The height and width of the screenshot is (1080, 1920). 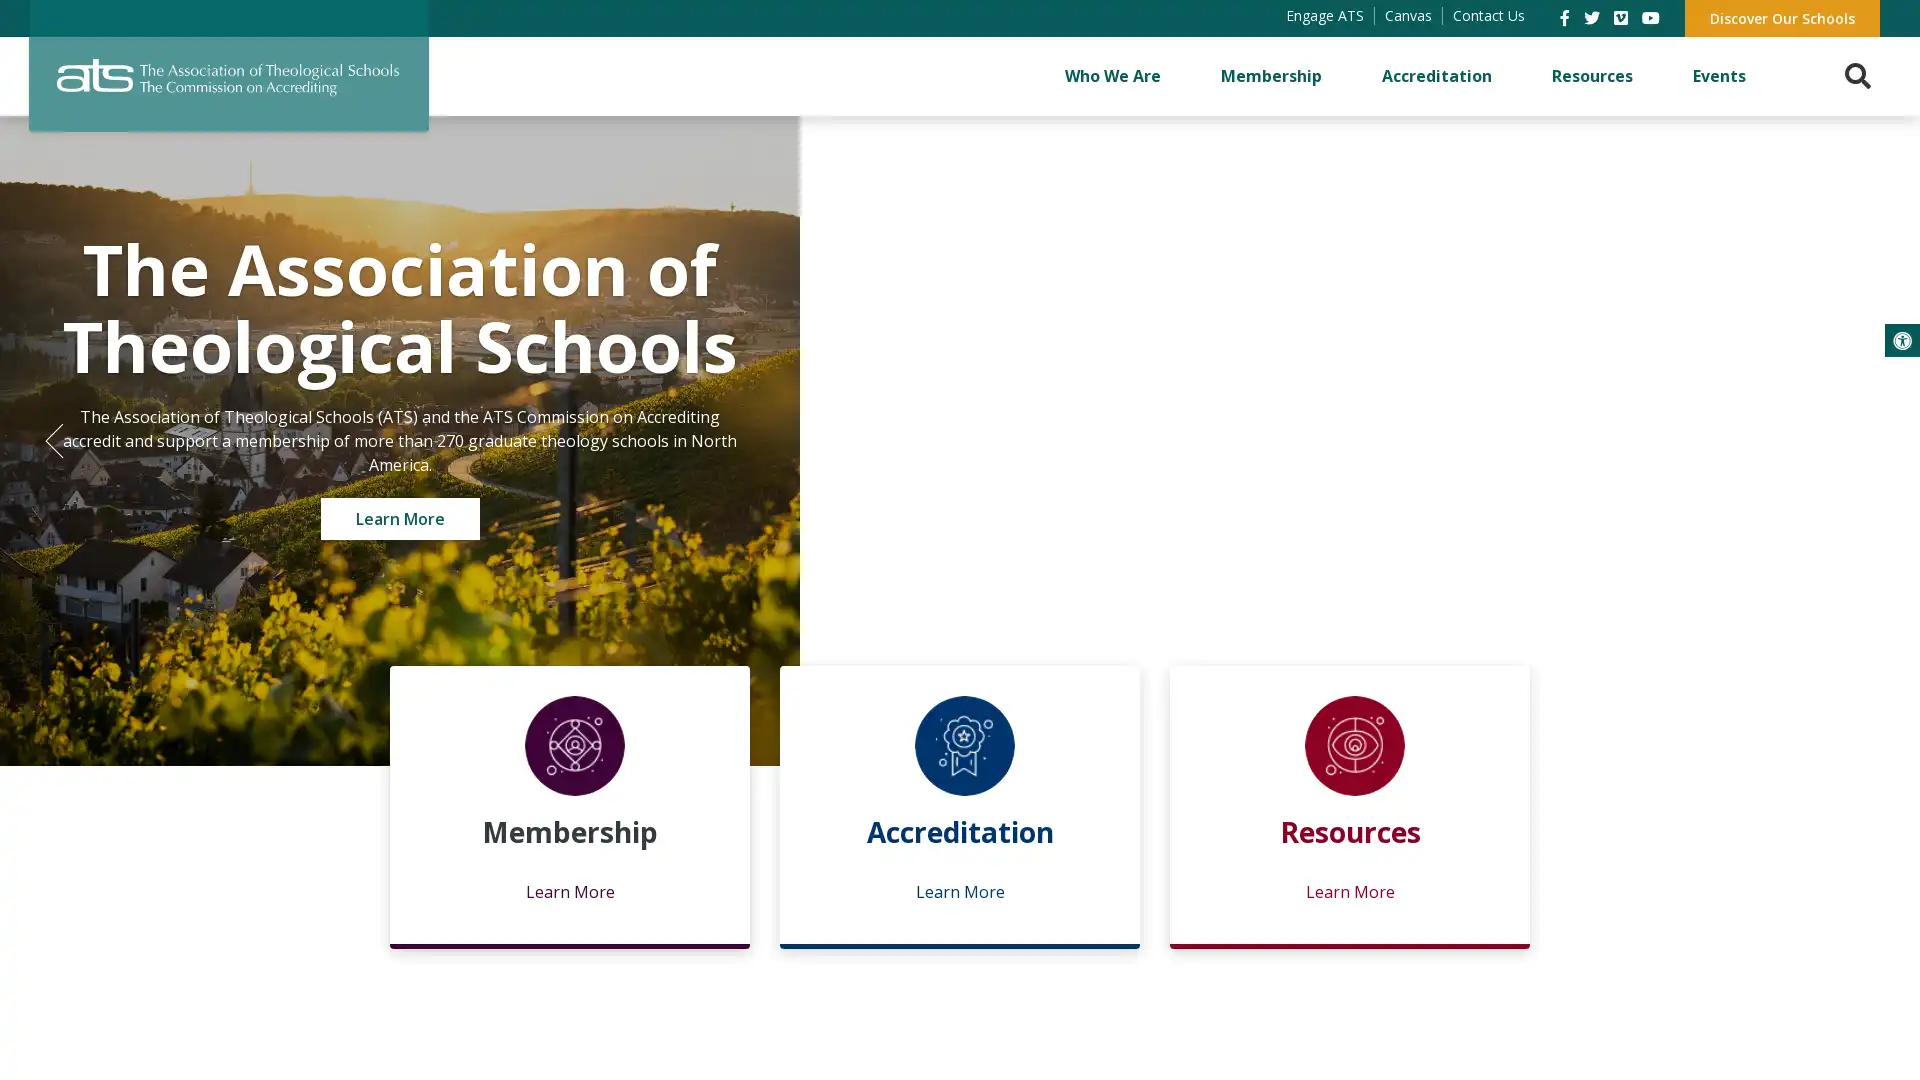 I want to click on 2, so click(x=960, y=686).